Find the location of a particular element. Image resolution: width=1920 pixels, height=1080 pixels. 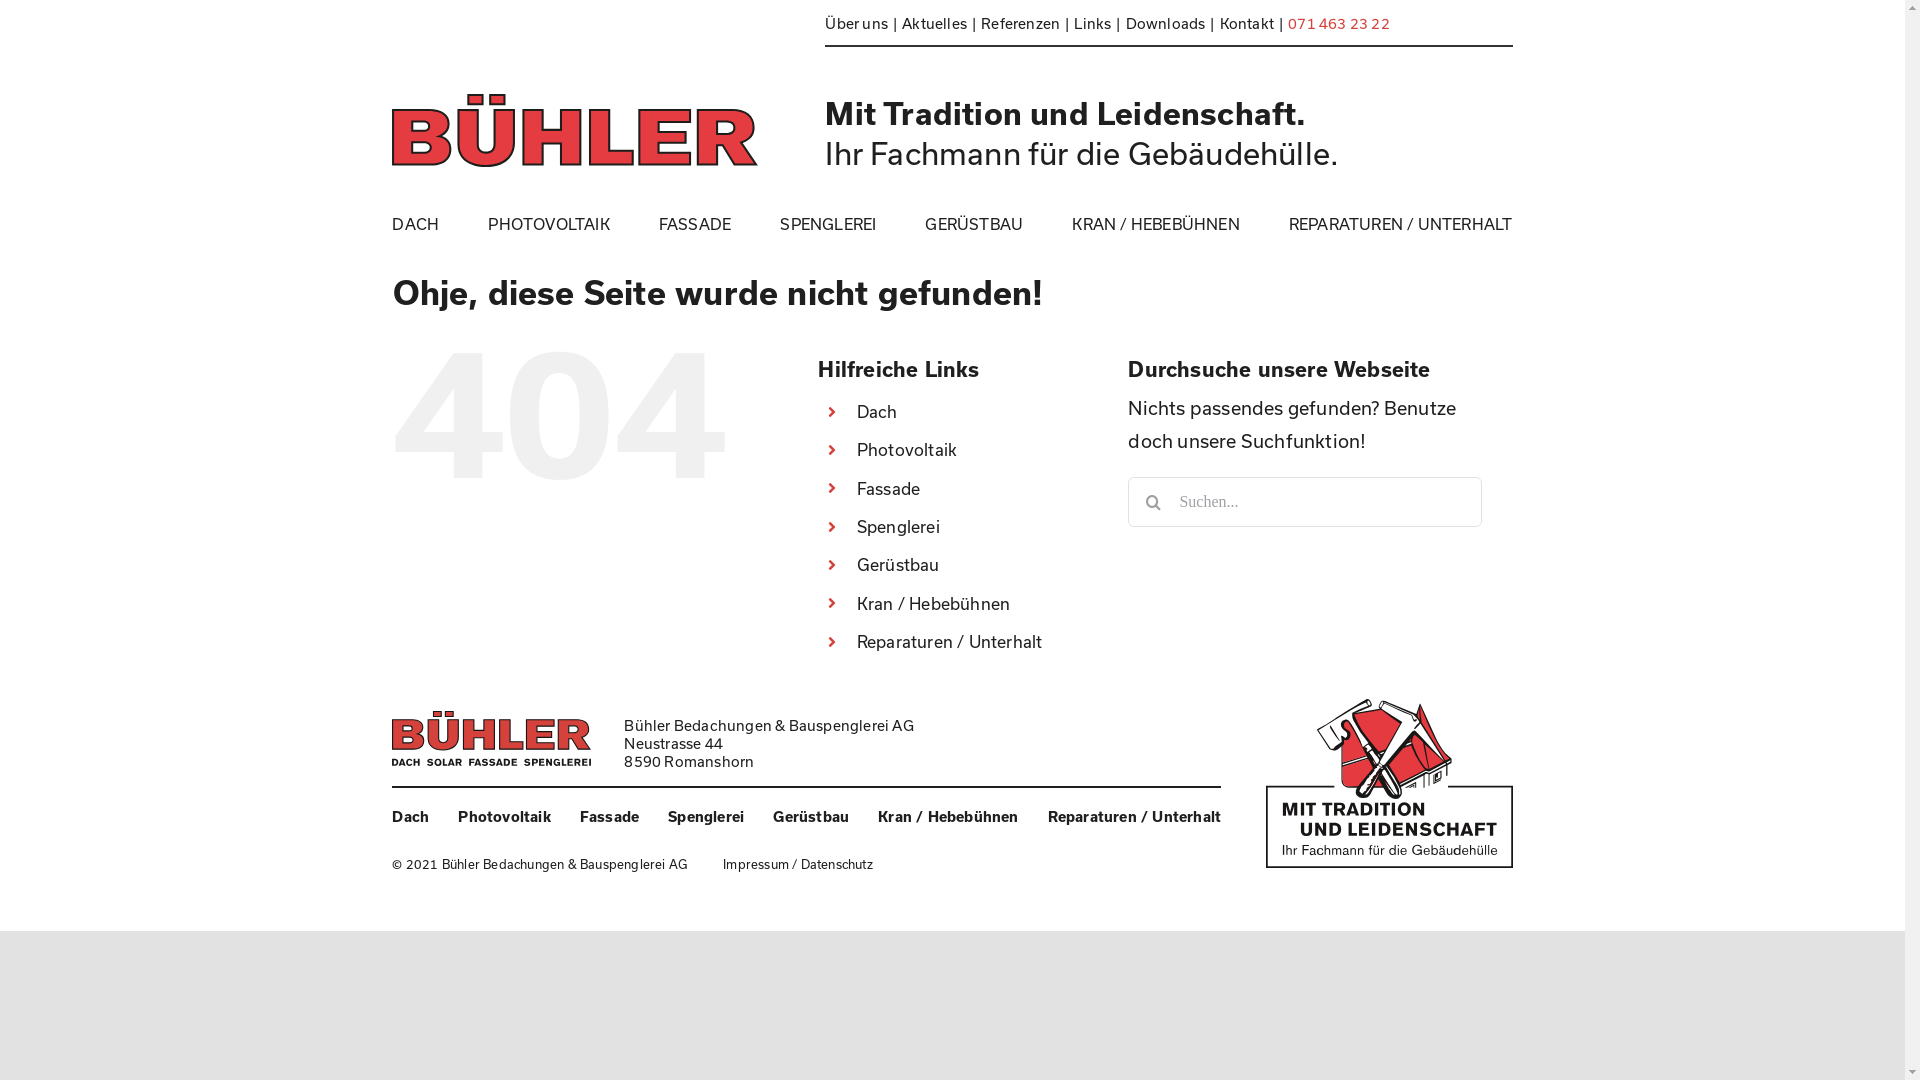

'Fassade' is located at coordinates (887, 488).